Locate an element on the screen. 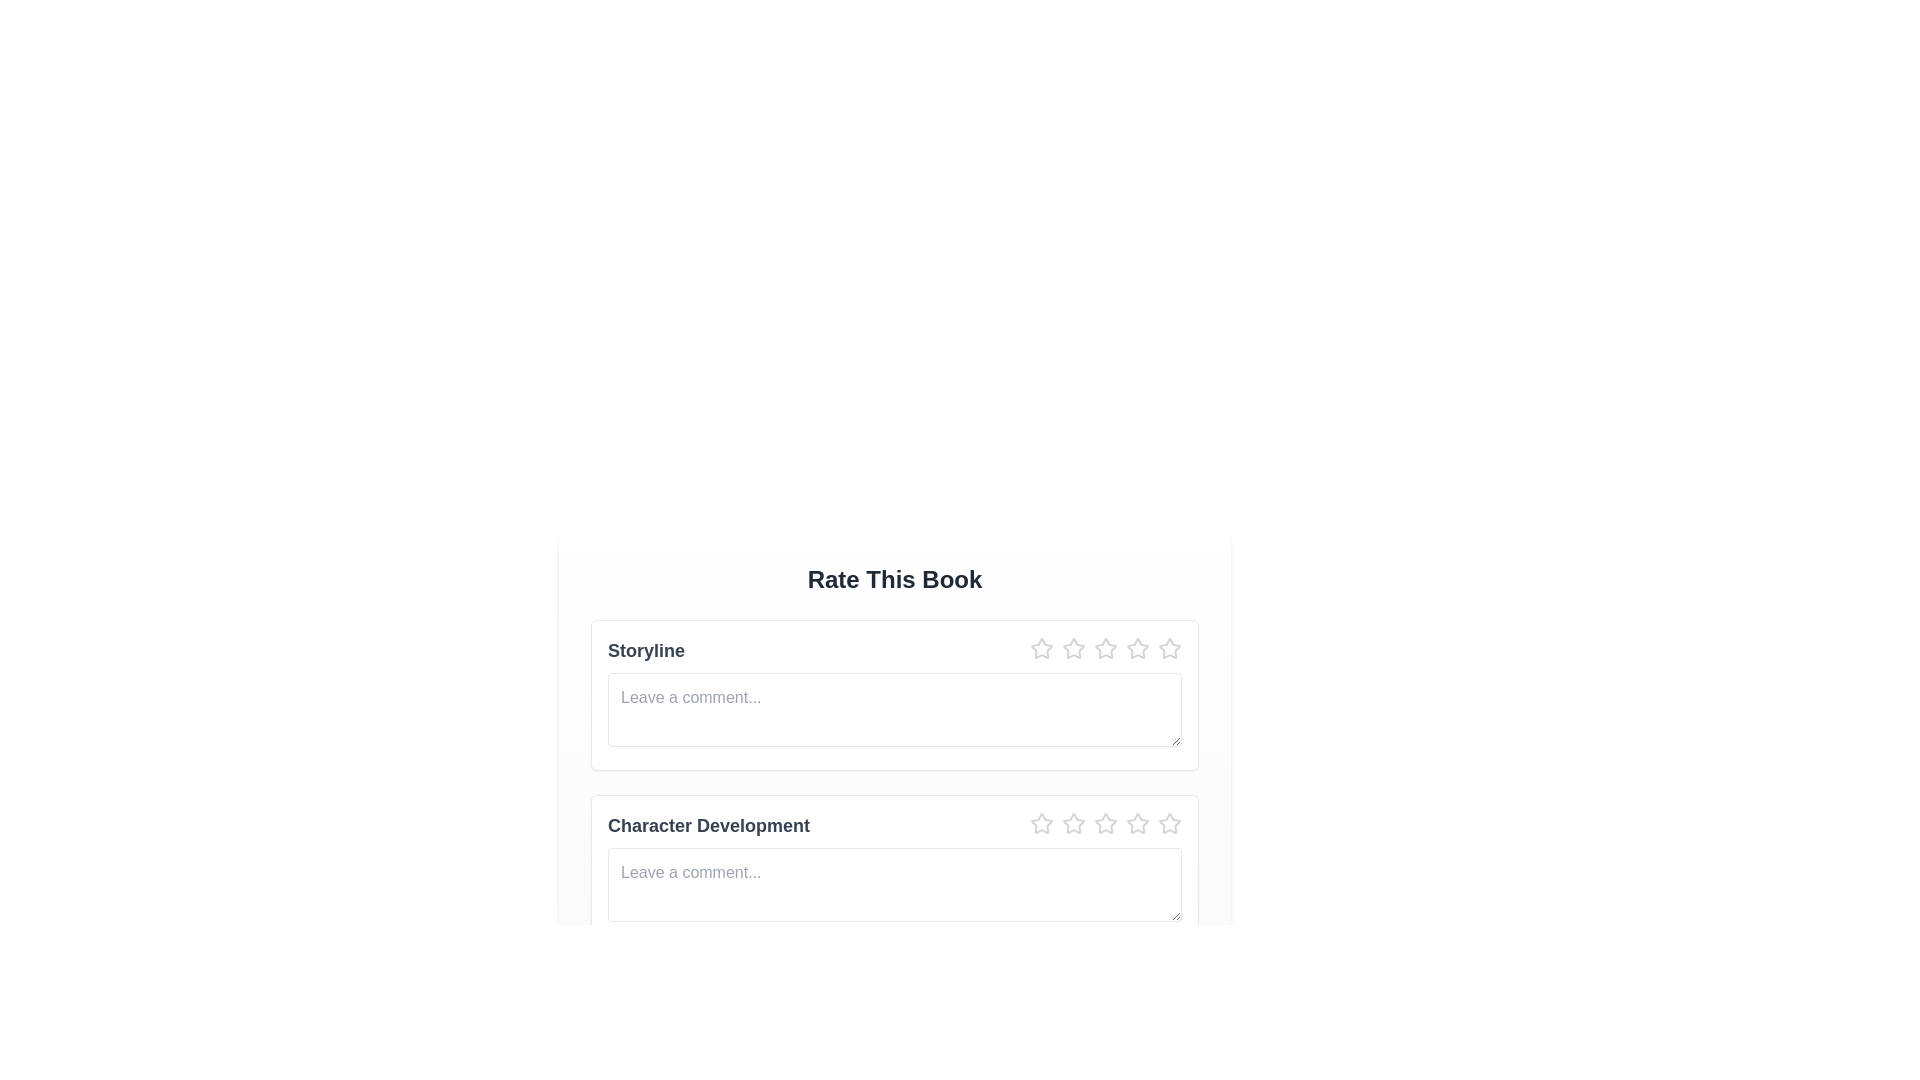  the static text label identifying the category 'Character Development', which is positioned below the 'Storyline' section and to the left of the rating stars is located at coordinates (709, 825).